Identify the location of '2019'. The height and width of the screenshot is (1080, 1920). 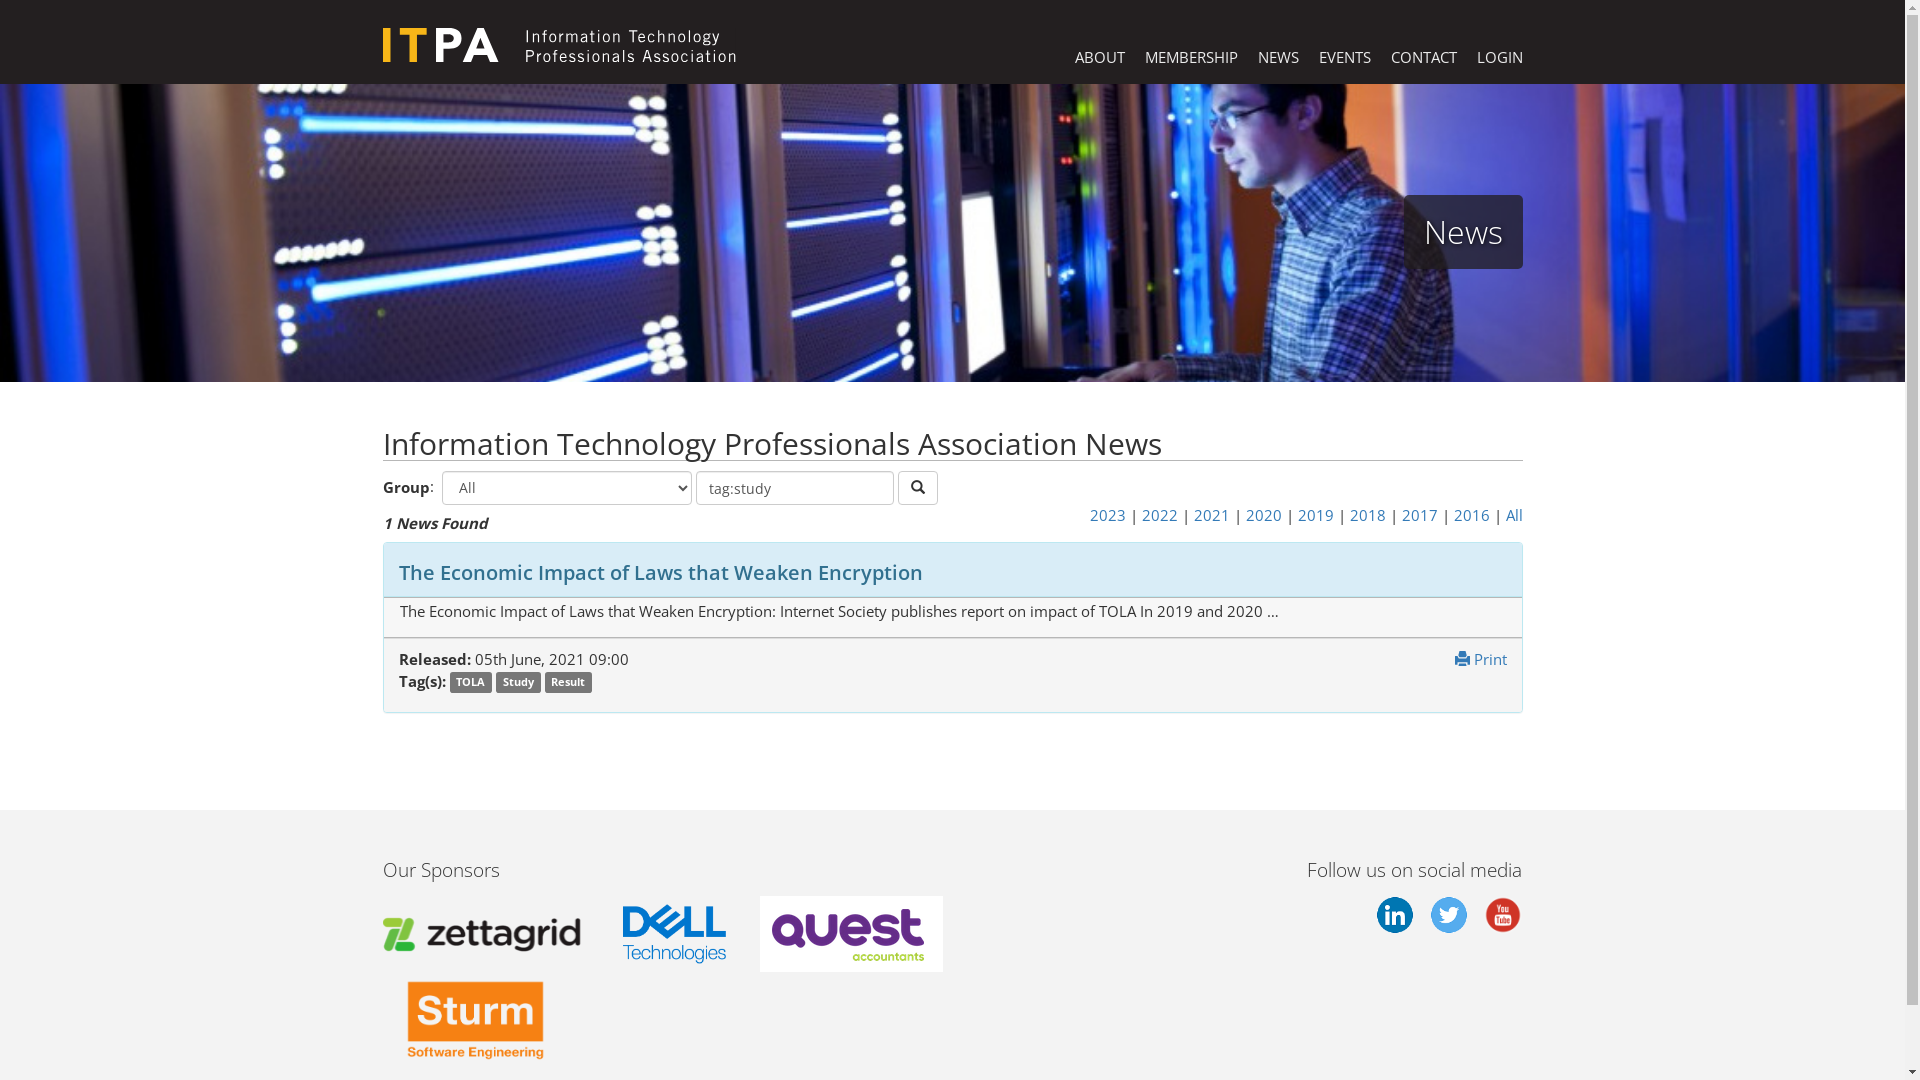
(1315, 514).